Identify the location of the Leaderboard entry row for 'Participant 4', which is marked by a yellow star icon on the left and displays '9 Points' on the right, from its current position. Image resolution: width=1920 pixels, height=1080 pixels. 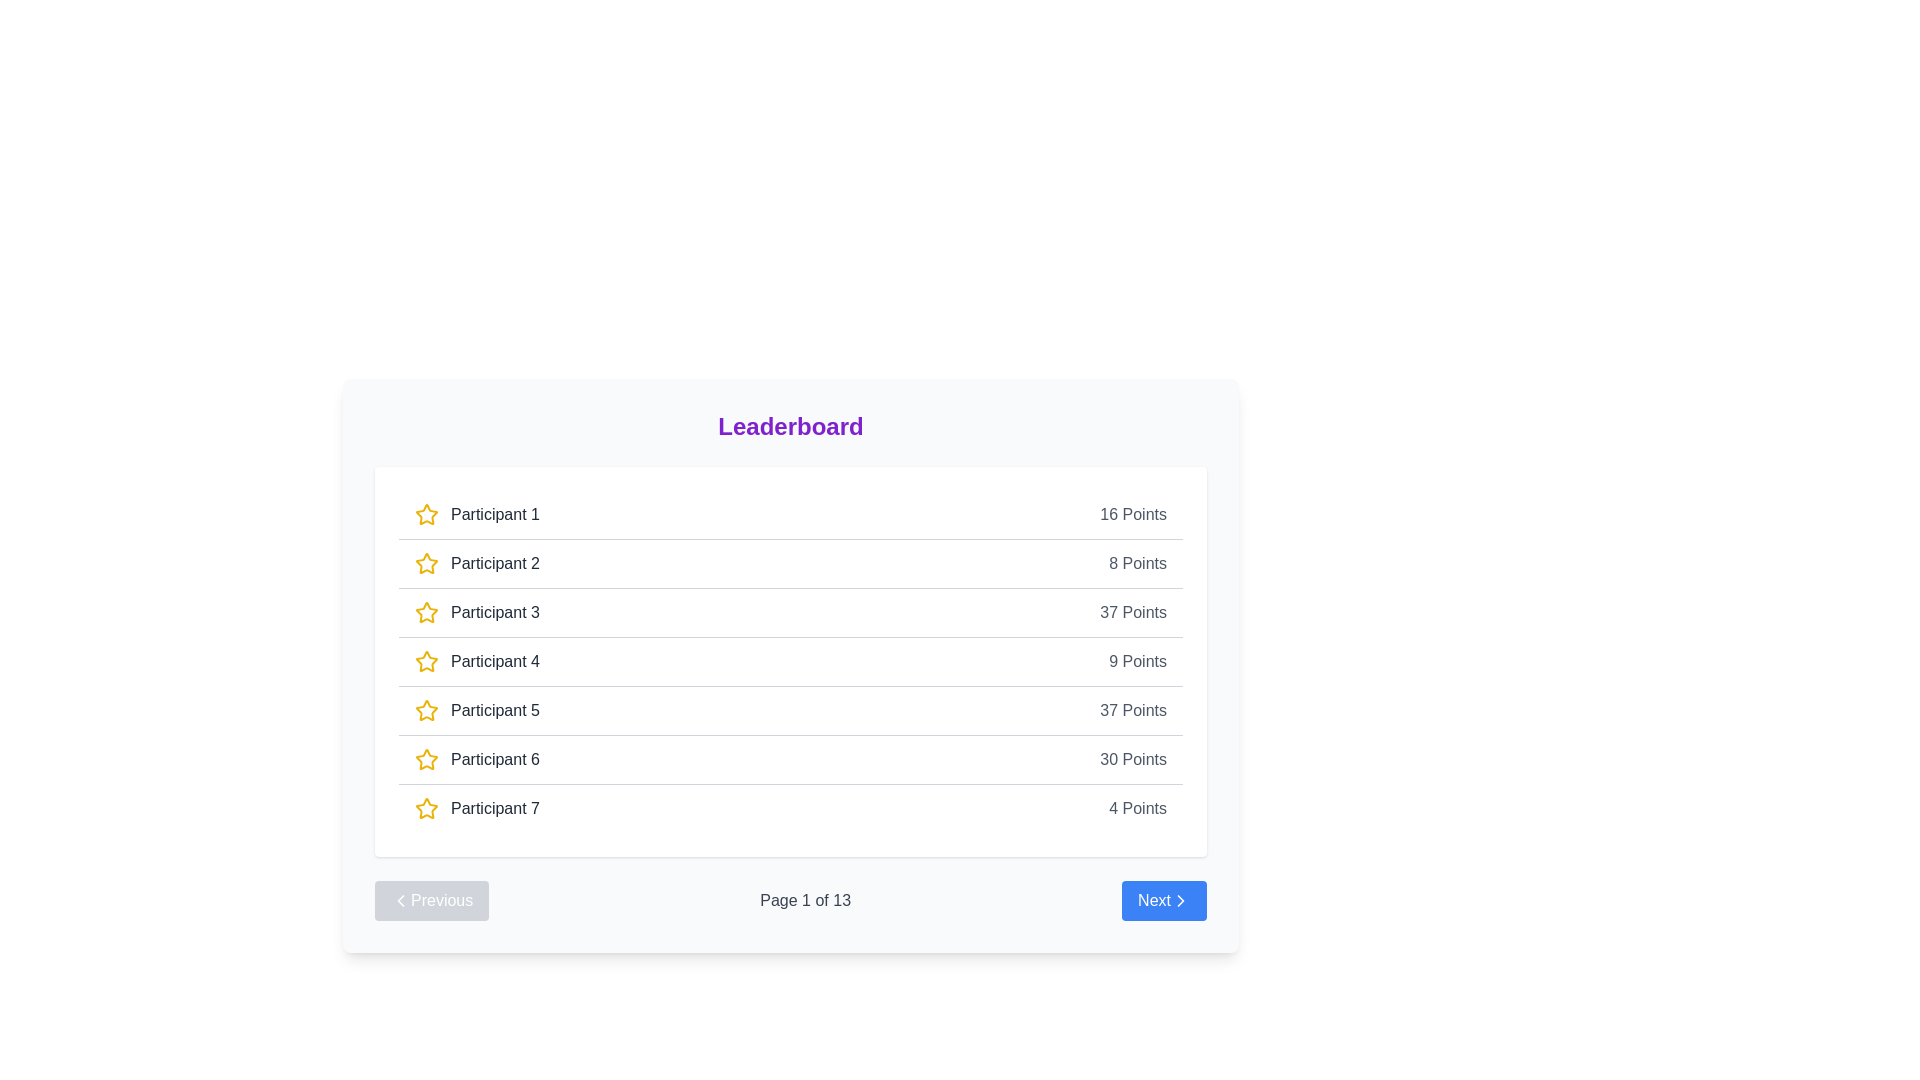
(790, 661).